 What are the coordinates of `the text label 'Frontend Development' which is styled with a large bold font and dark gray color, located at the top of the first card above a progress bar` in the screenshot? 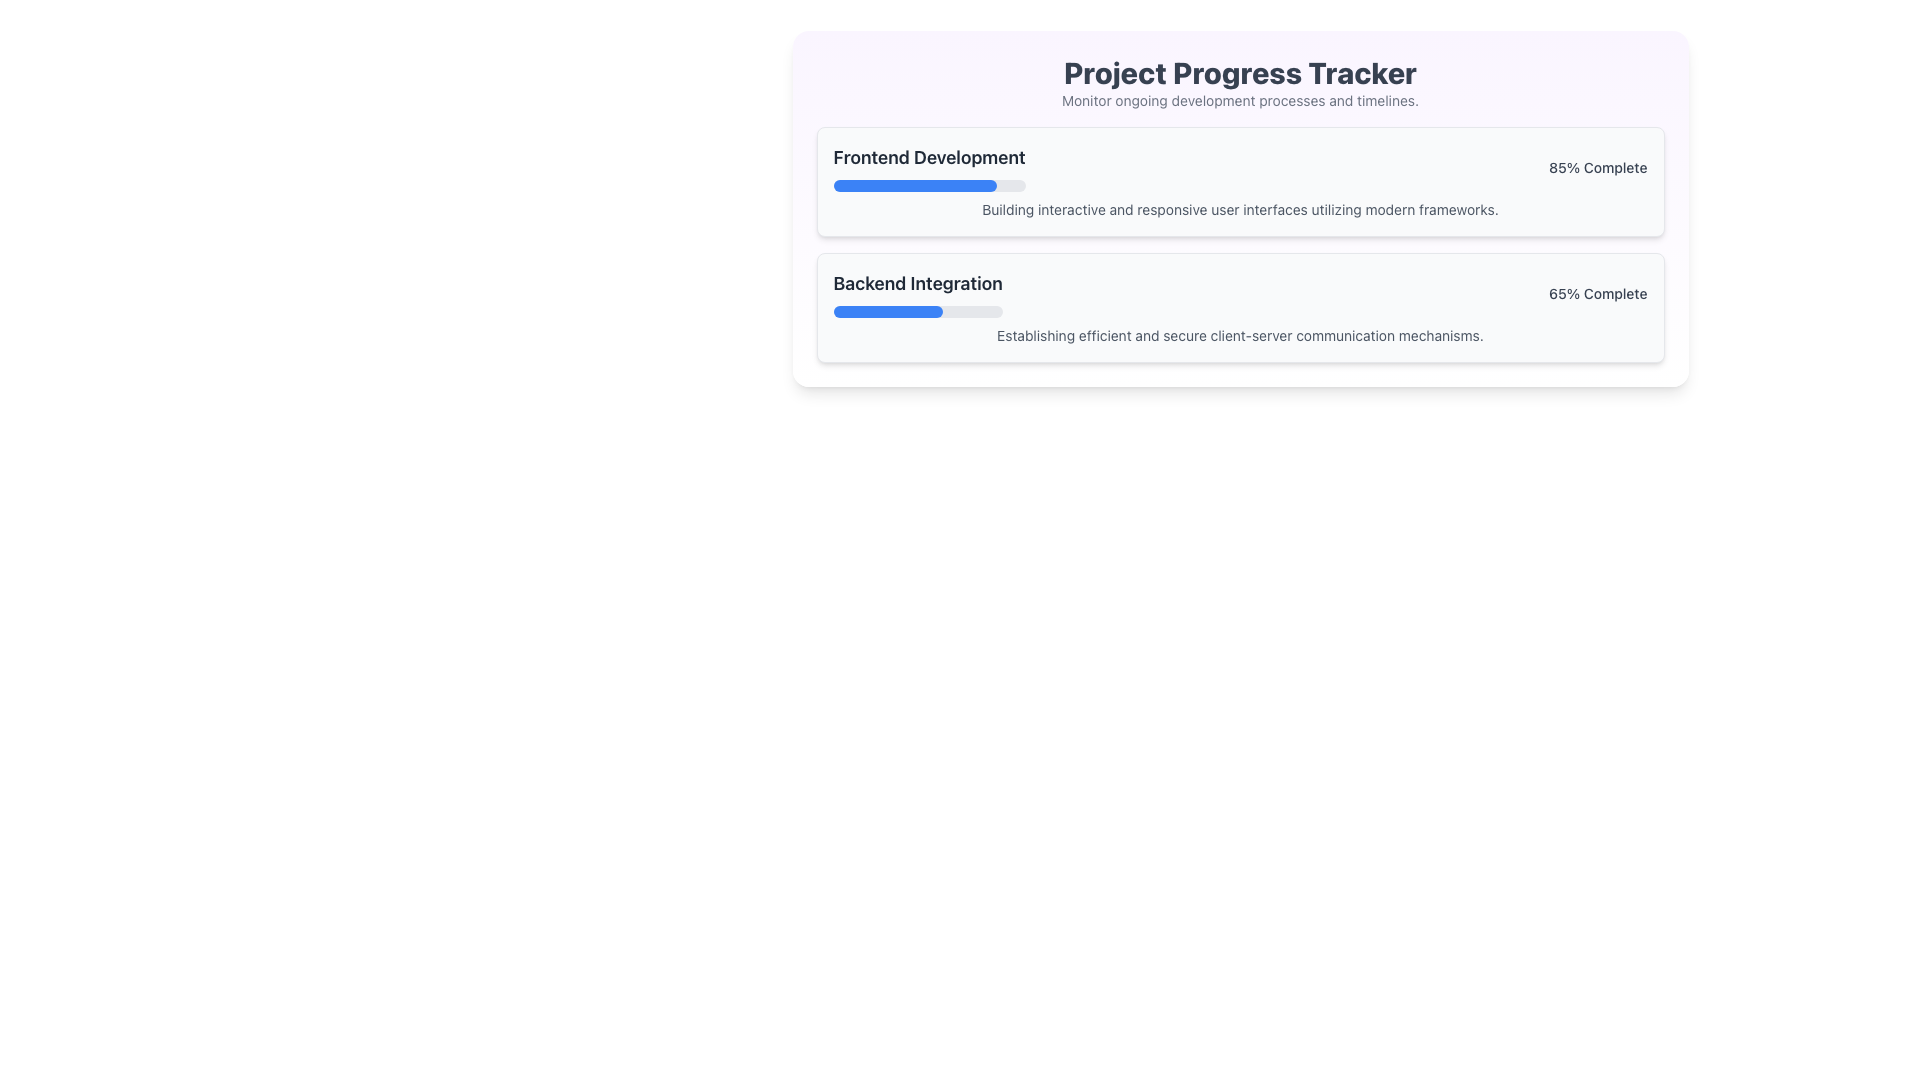 It's located at (928, 157).